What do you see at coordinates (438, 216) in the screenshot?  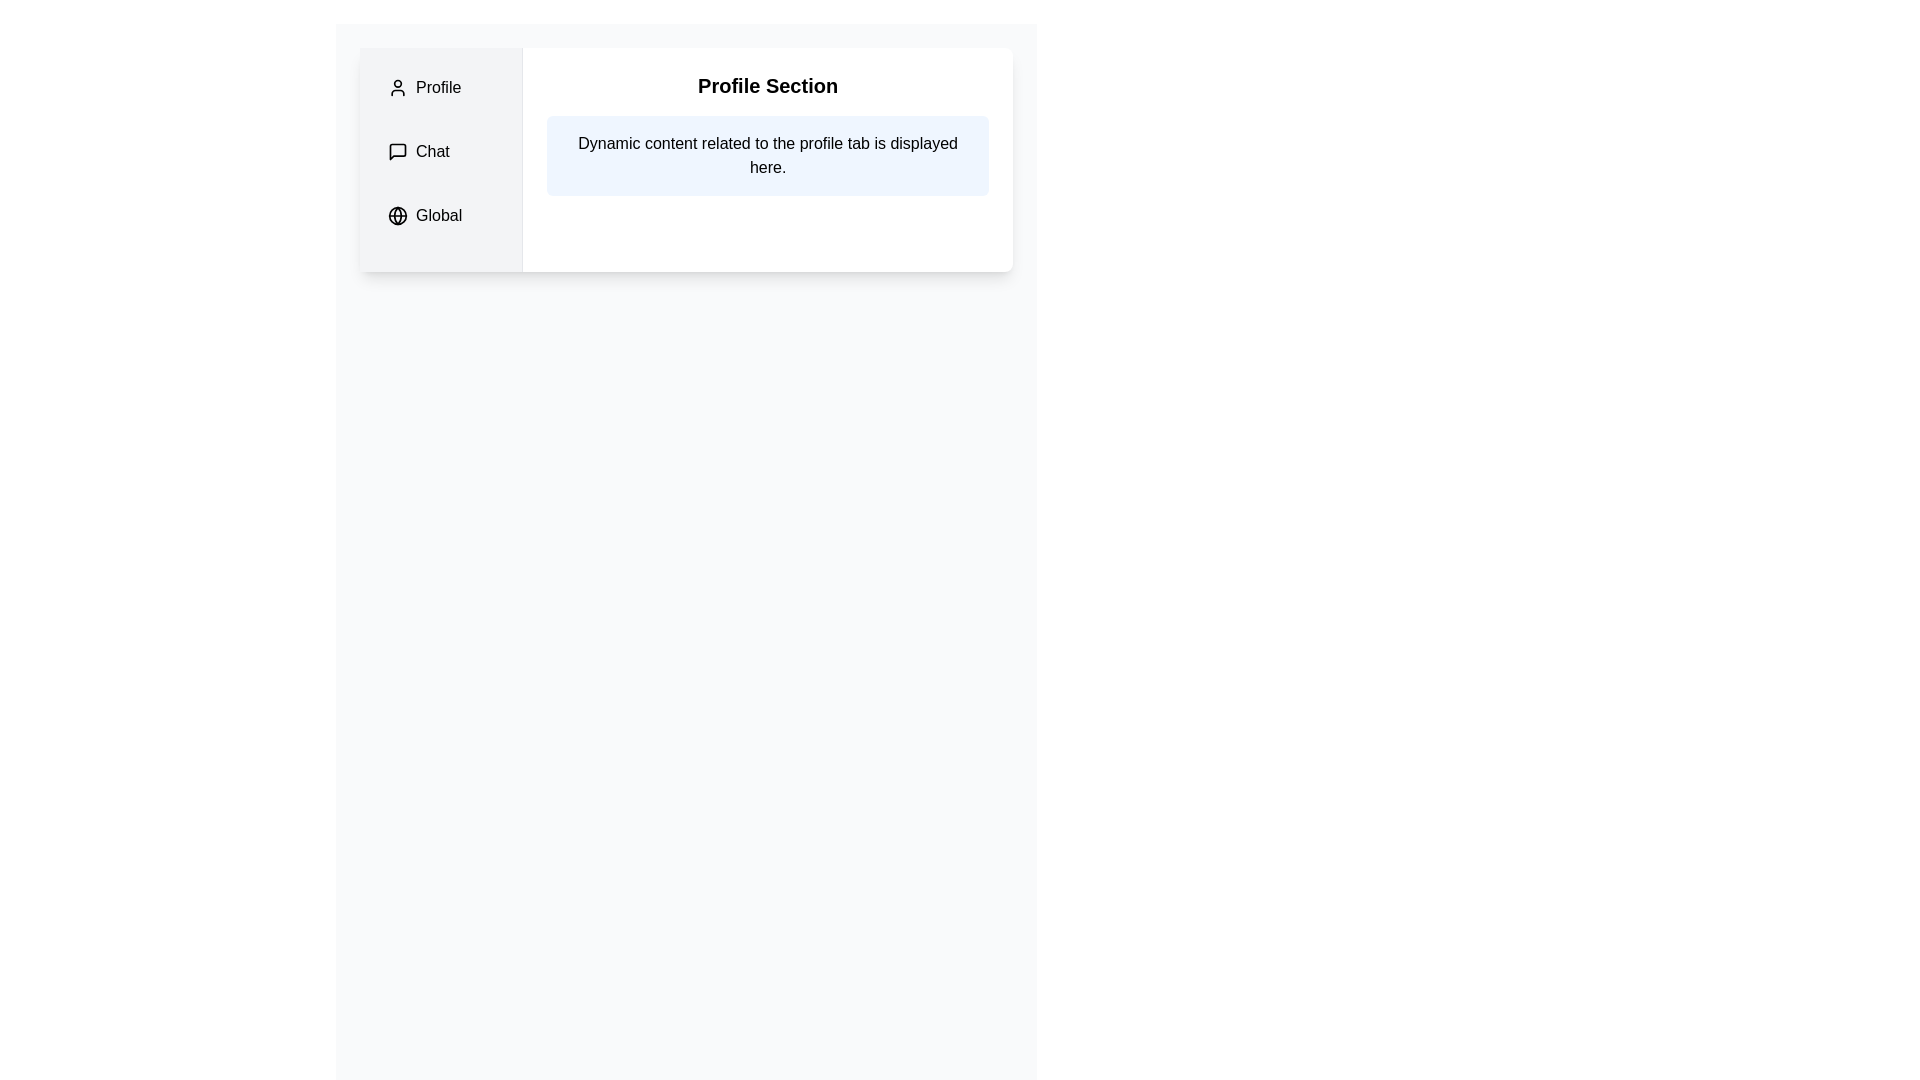 I see `the 'Global' static text label in the sidebar menu, which is styled with a medium font weight and accompanied by a globe icon` at bounding box center [438, 216].